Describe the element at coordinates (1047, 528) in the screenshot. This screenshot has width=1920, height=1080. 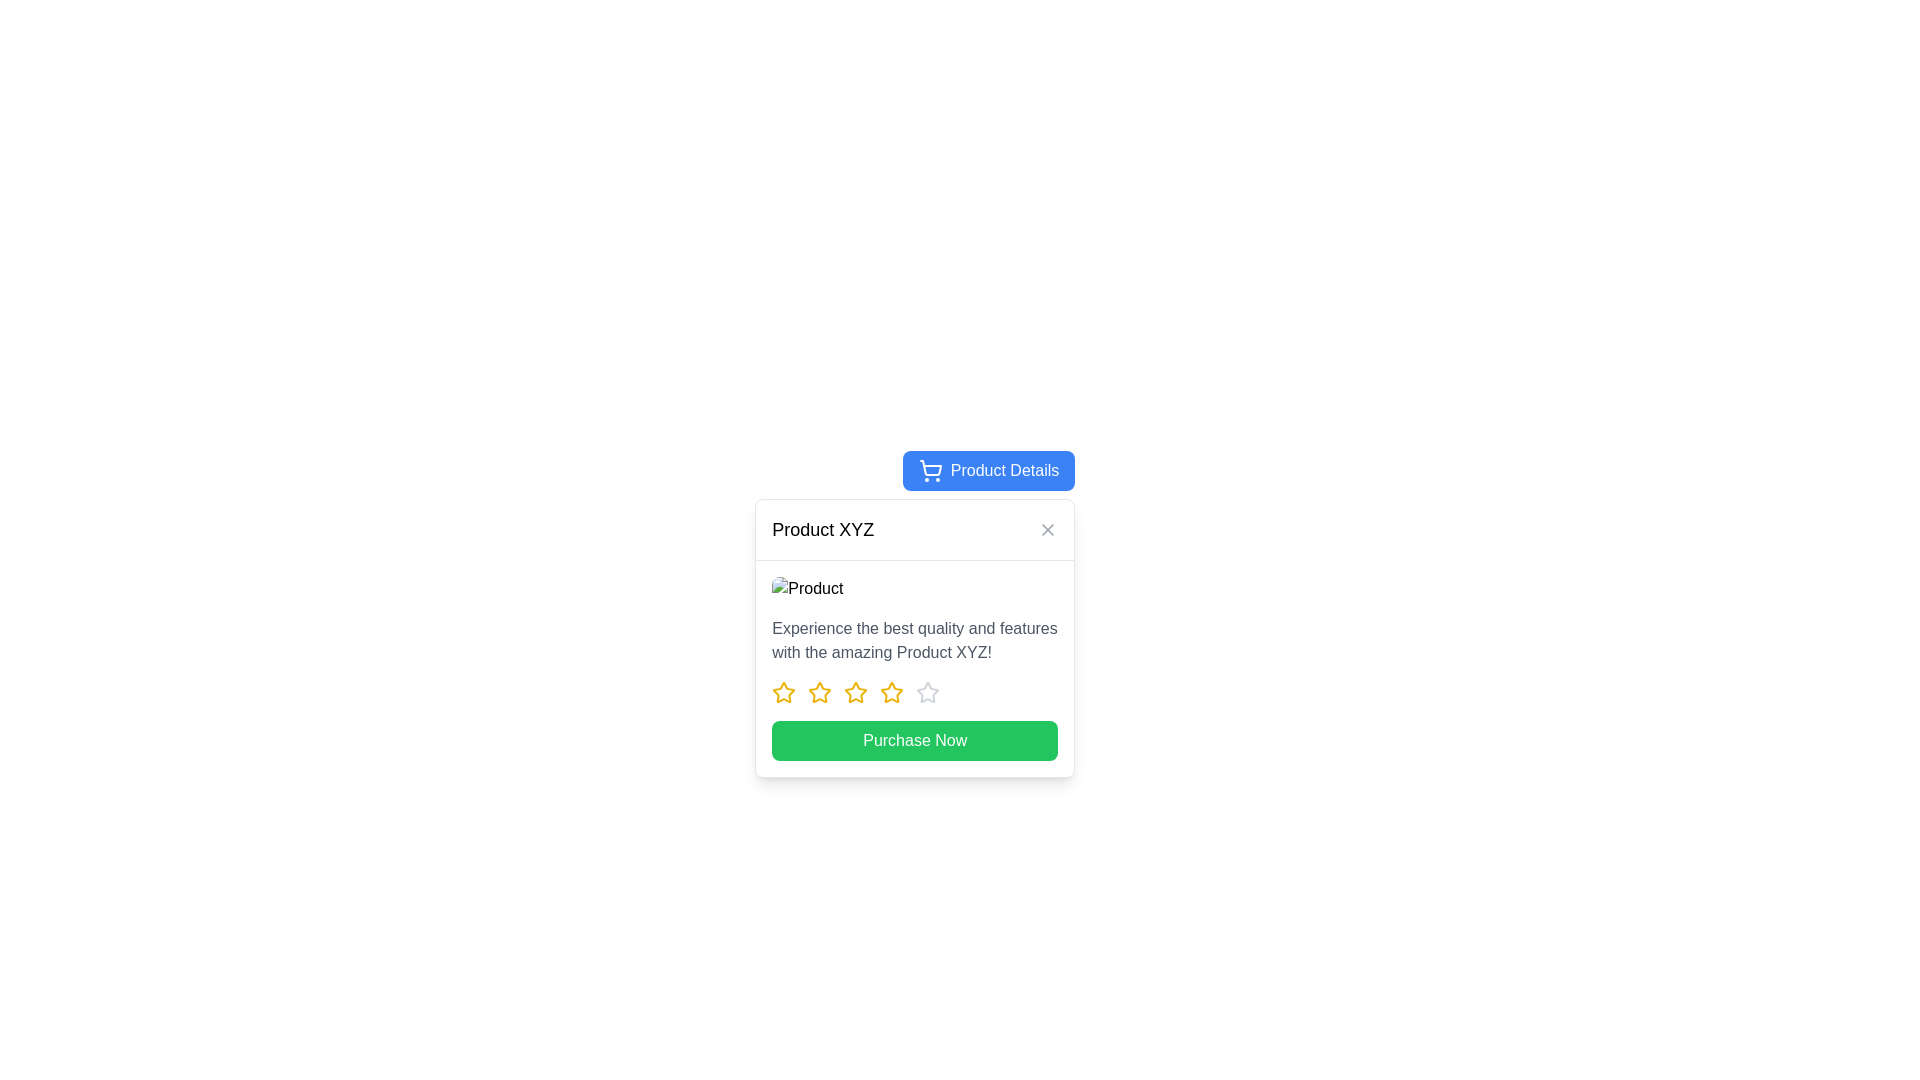
I see `the small 'X' icon located at the top-right corner of the product card` at that location.